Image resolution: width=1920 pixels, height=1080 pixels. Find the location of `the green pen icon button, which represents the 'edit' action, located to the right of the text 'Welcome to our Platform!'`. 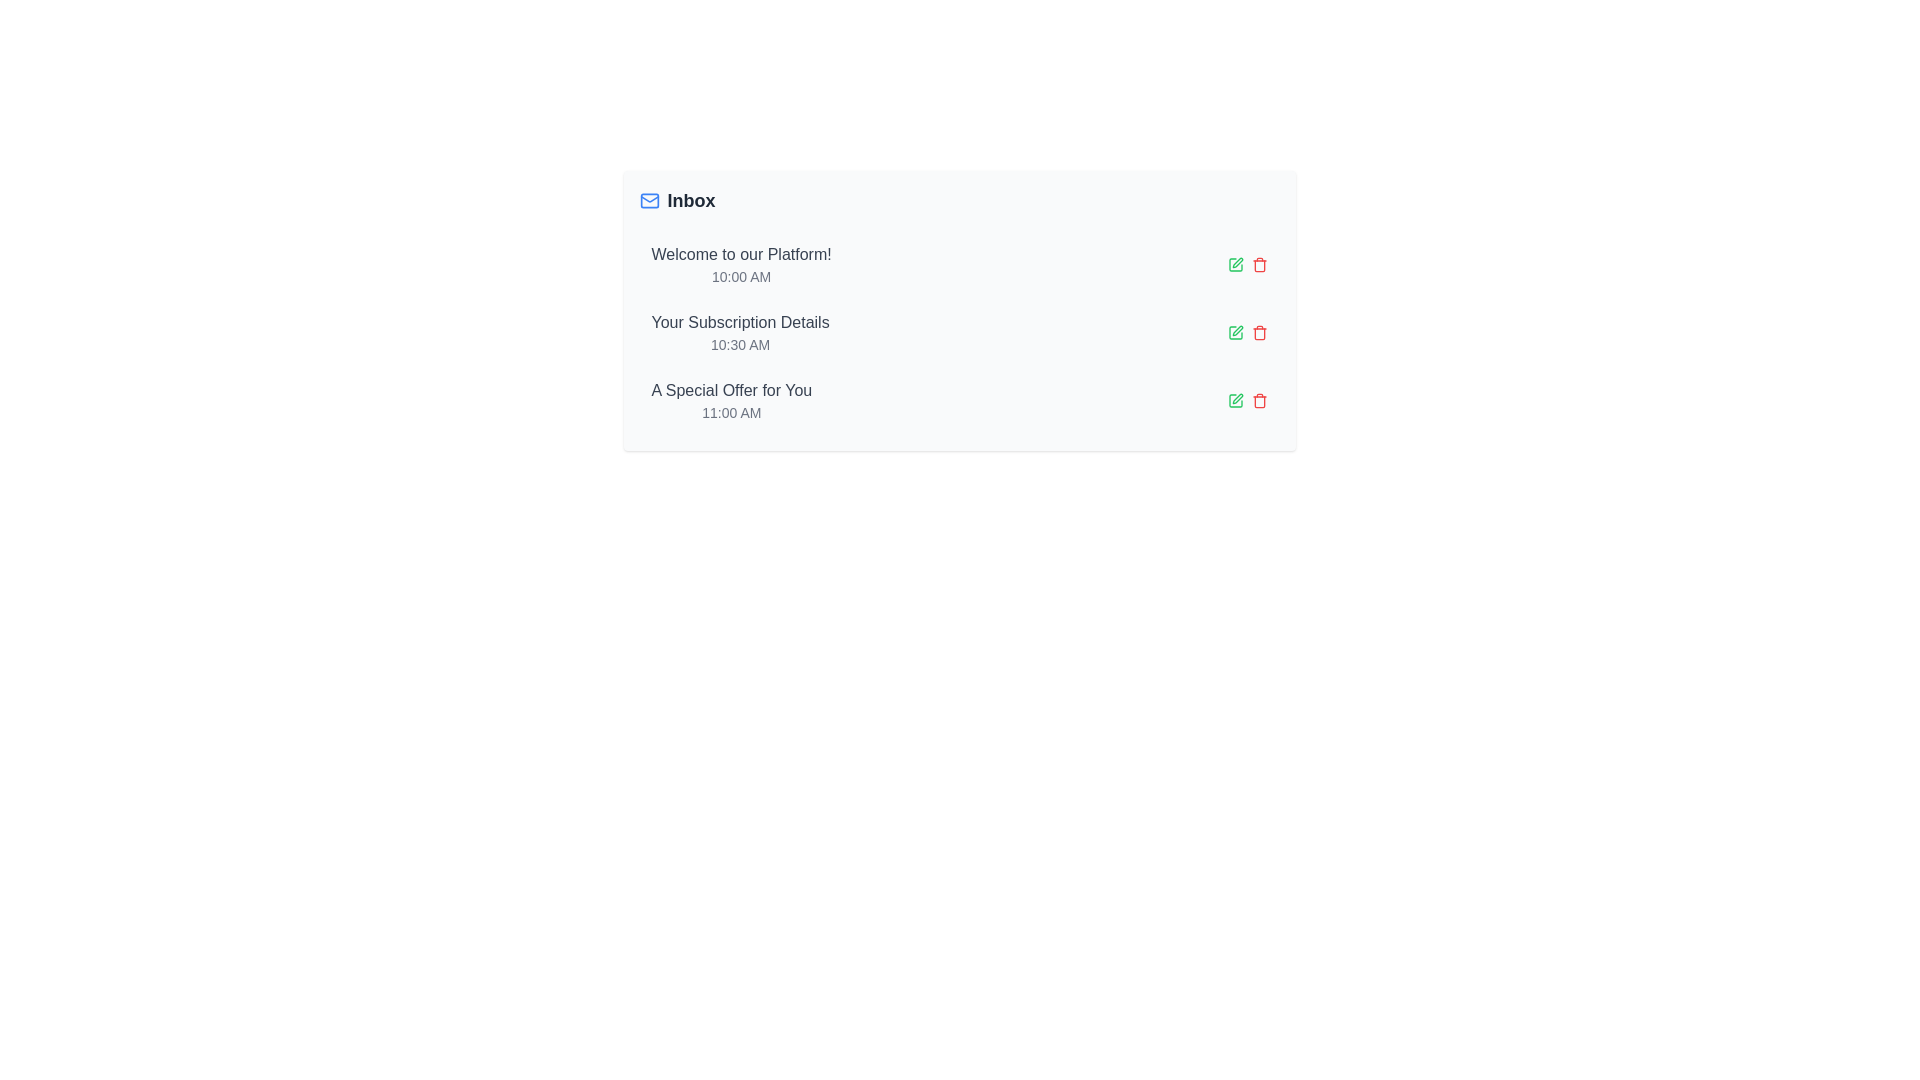

the green pen icon button, which represents the 'edit' action, located to the right of the text 'Welcome to our Platform!' is located at coordinates (1234, 264).